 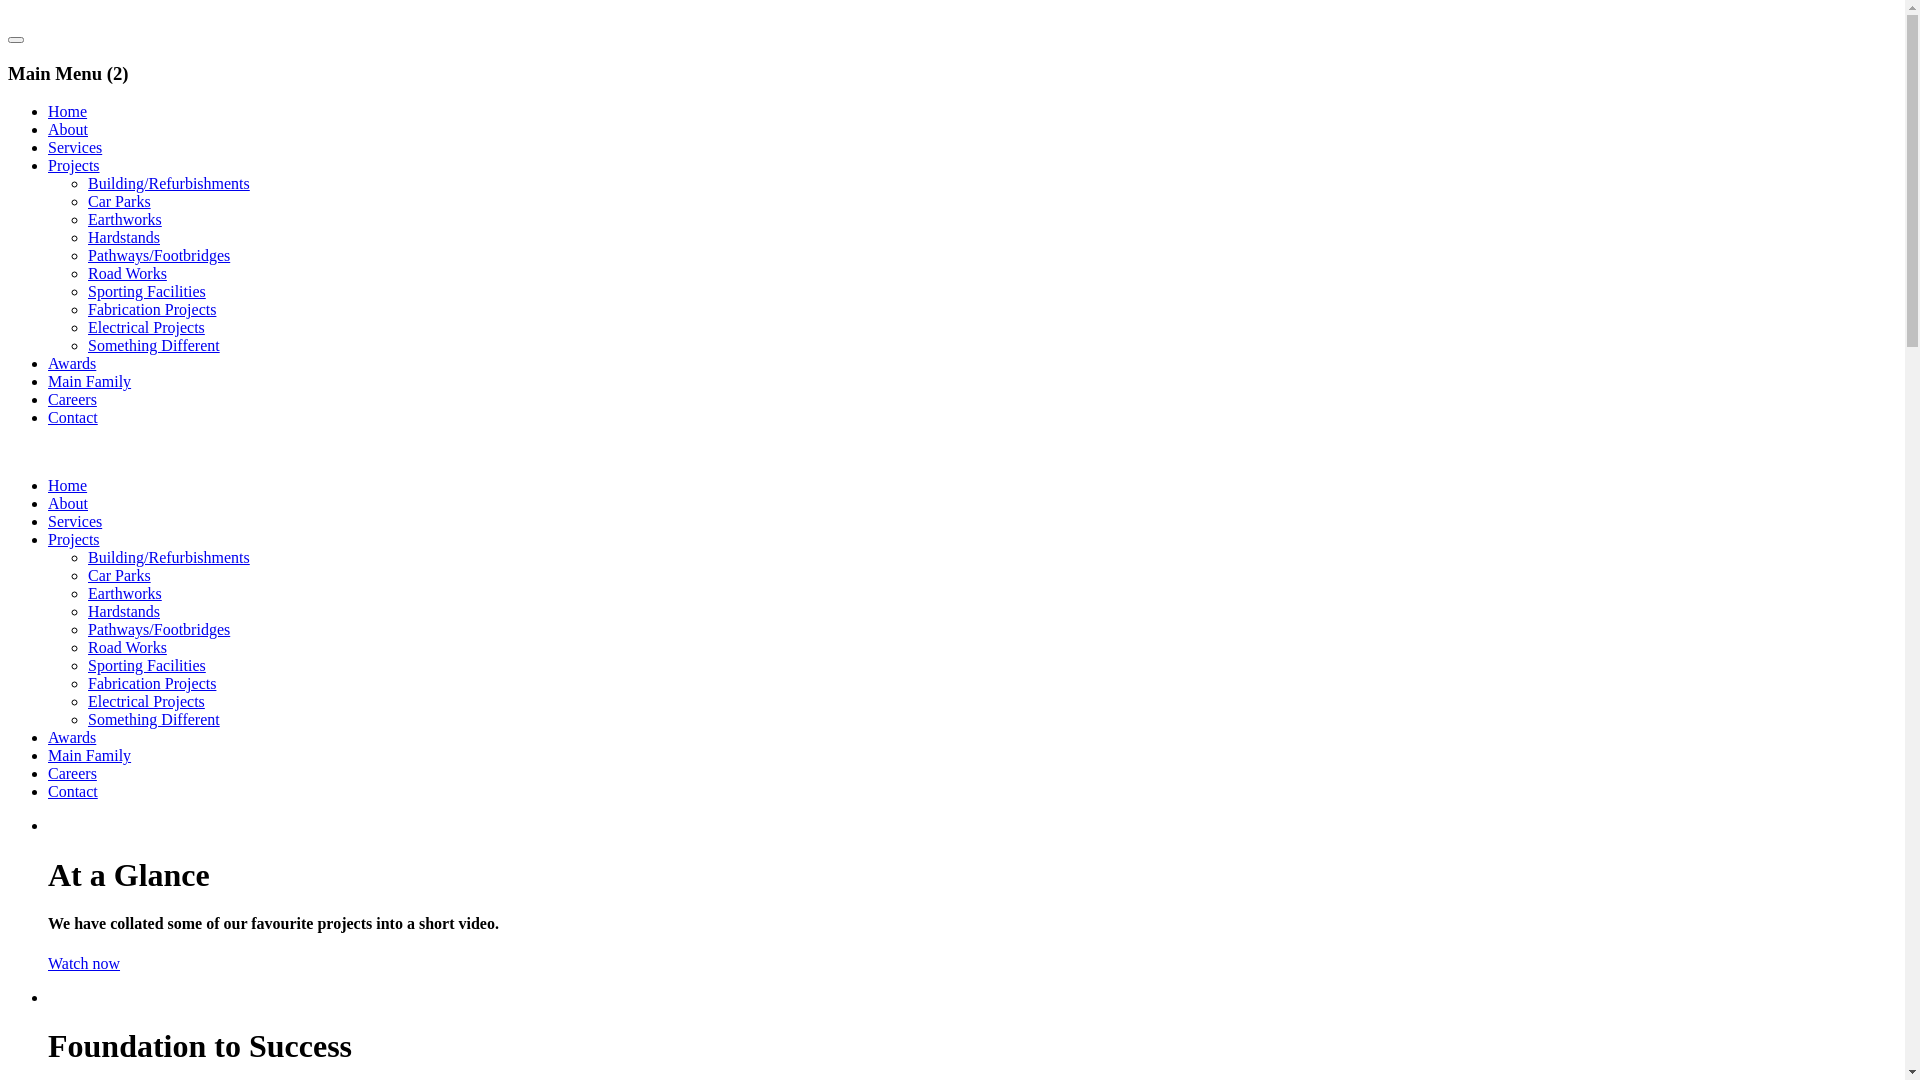 What do you see at coordinates (88, 381) in the screenshot?
I see `'Main Family'` at bounding box center [88, 381].